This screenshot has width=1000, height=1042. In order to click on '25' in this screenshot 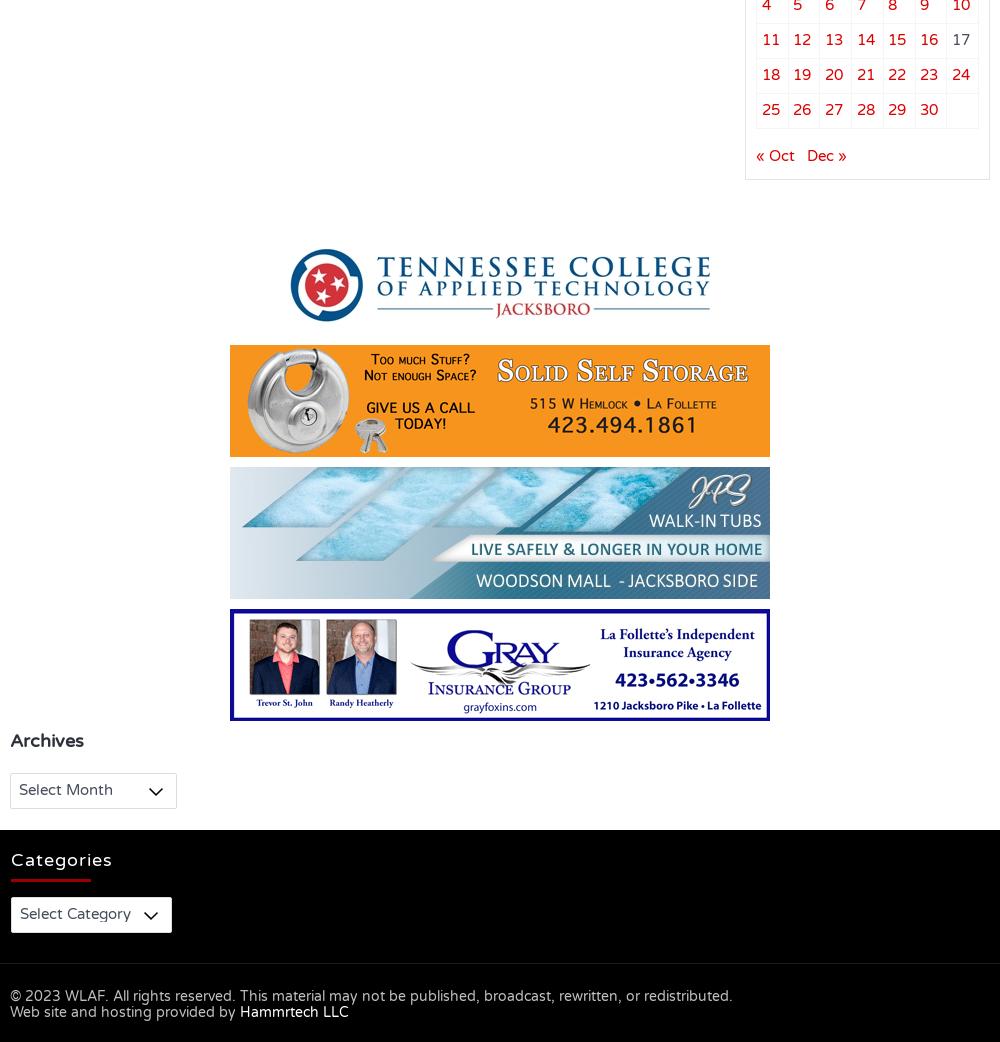, I will do `click(770, 110)`.